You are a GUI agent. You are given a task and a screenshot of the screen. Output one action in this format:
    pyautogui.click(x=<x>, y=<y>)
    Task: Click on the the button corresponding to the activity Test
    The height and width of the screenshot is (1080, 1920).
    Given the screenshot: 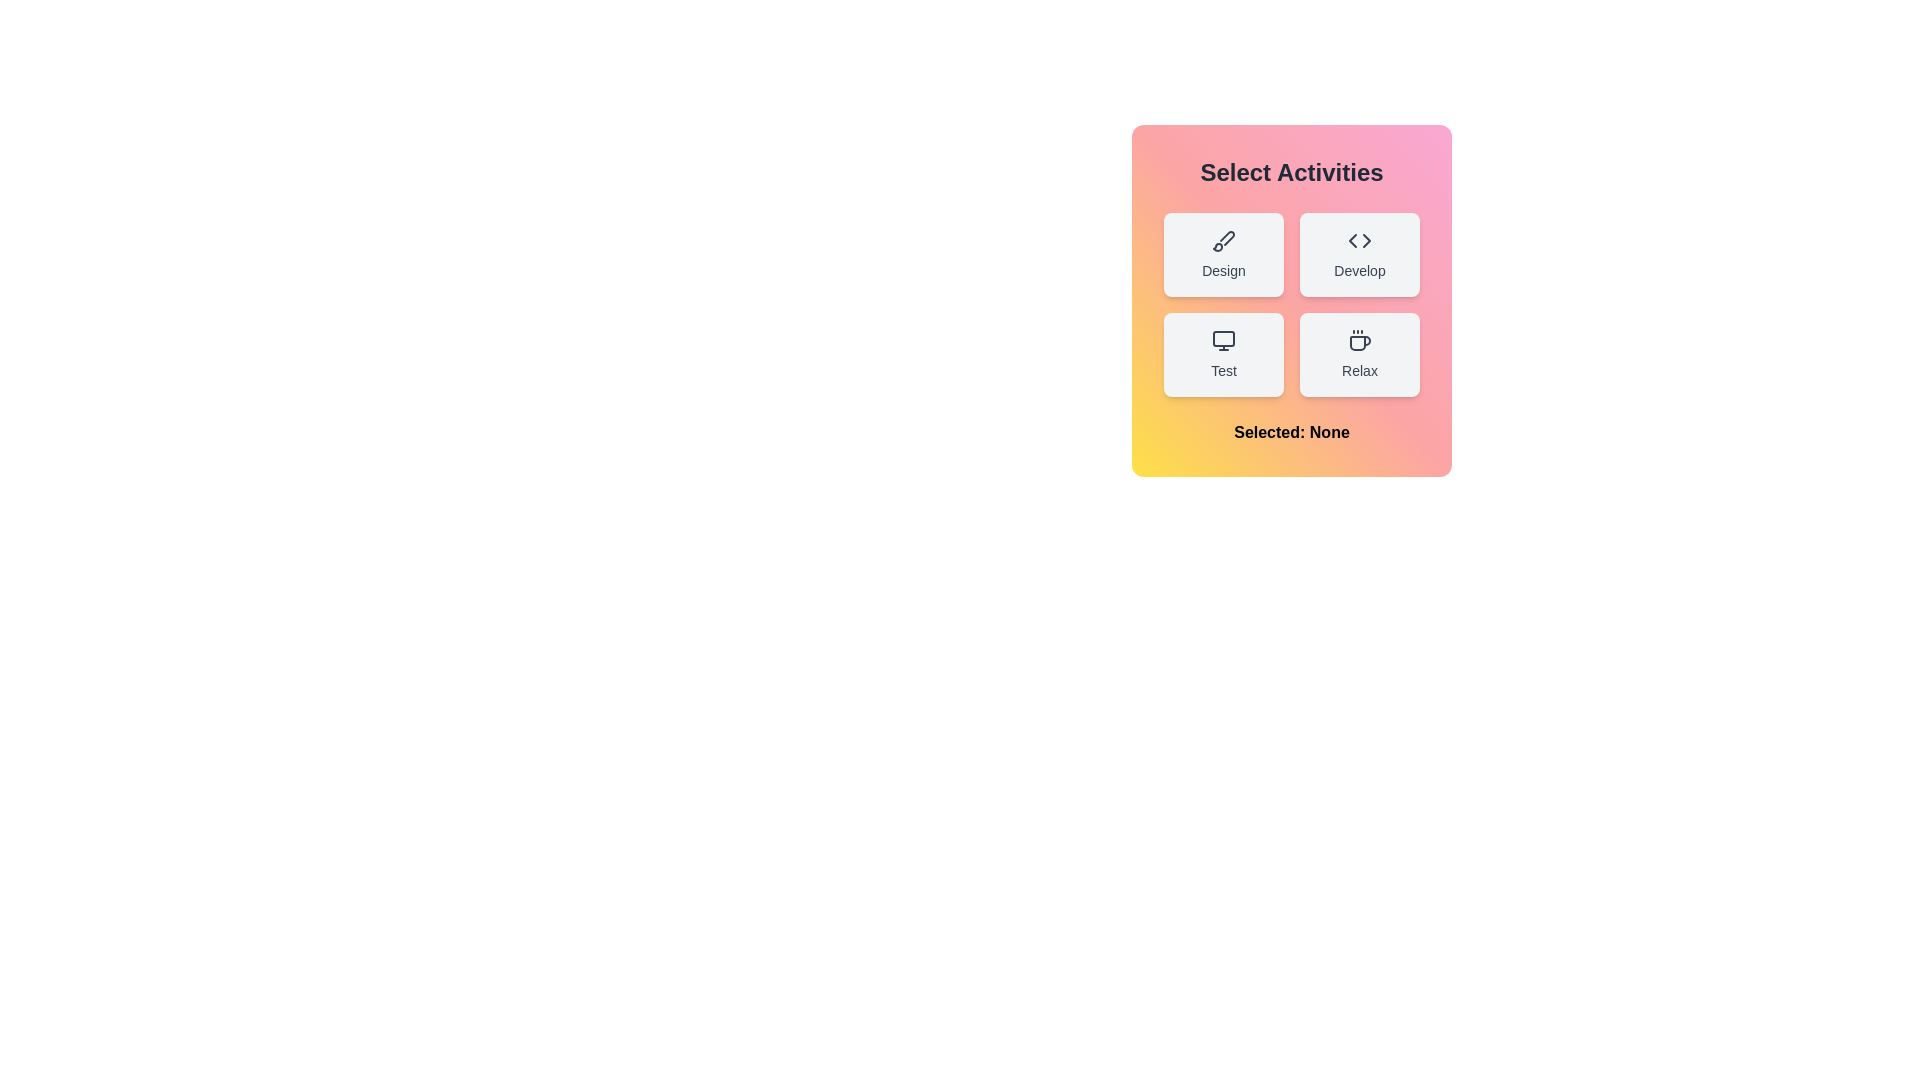 What is the action you would take?
    pyautogui.click(x=1223, y=353)
    